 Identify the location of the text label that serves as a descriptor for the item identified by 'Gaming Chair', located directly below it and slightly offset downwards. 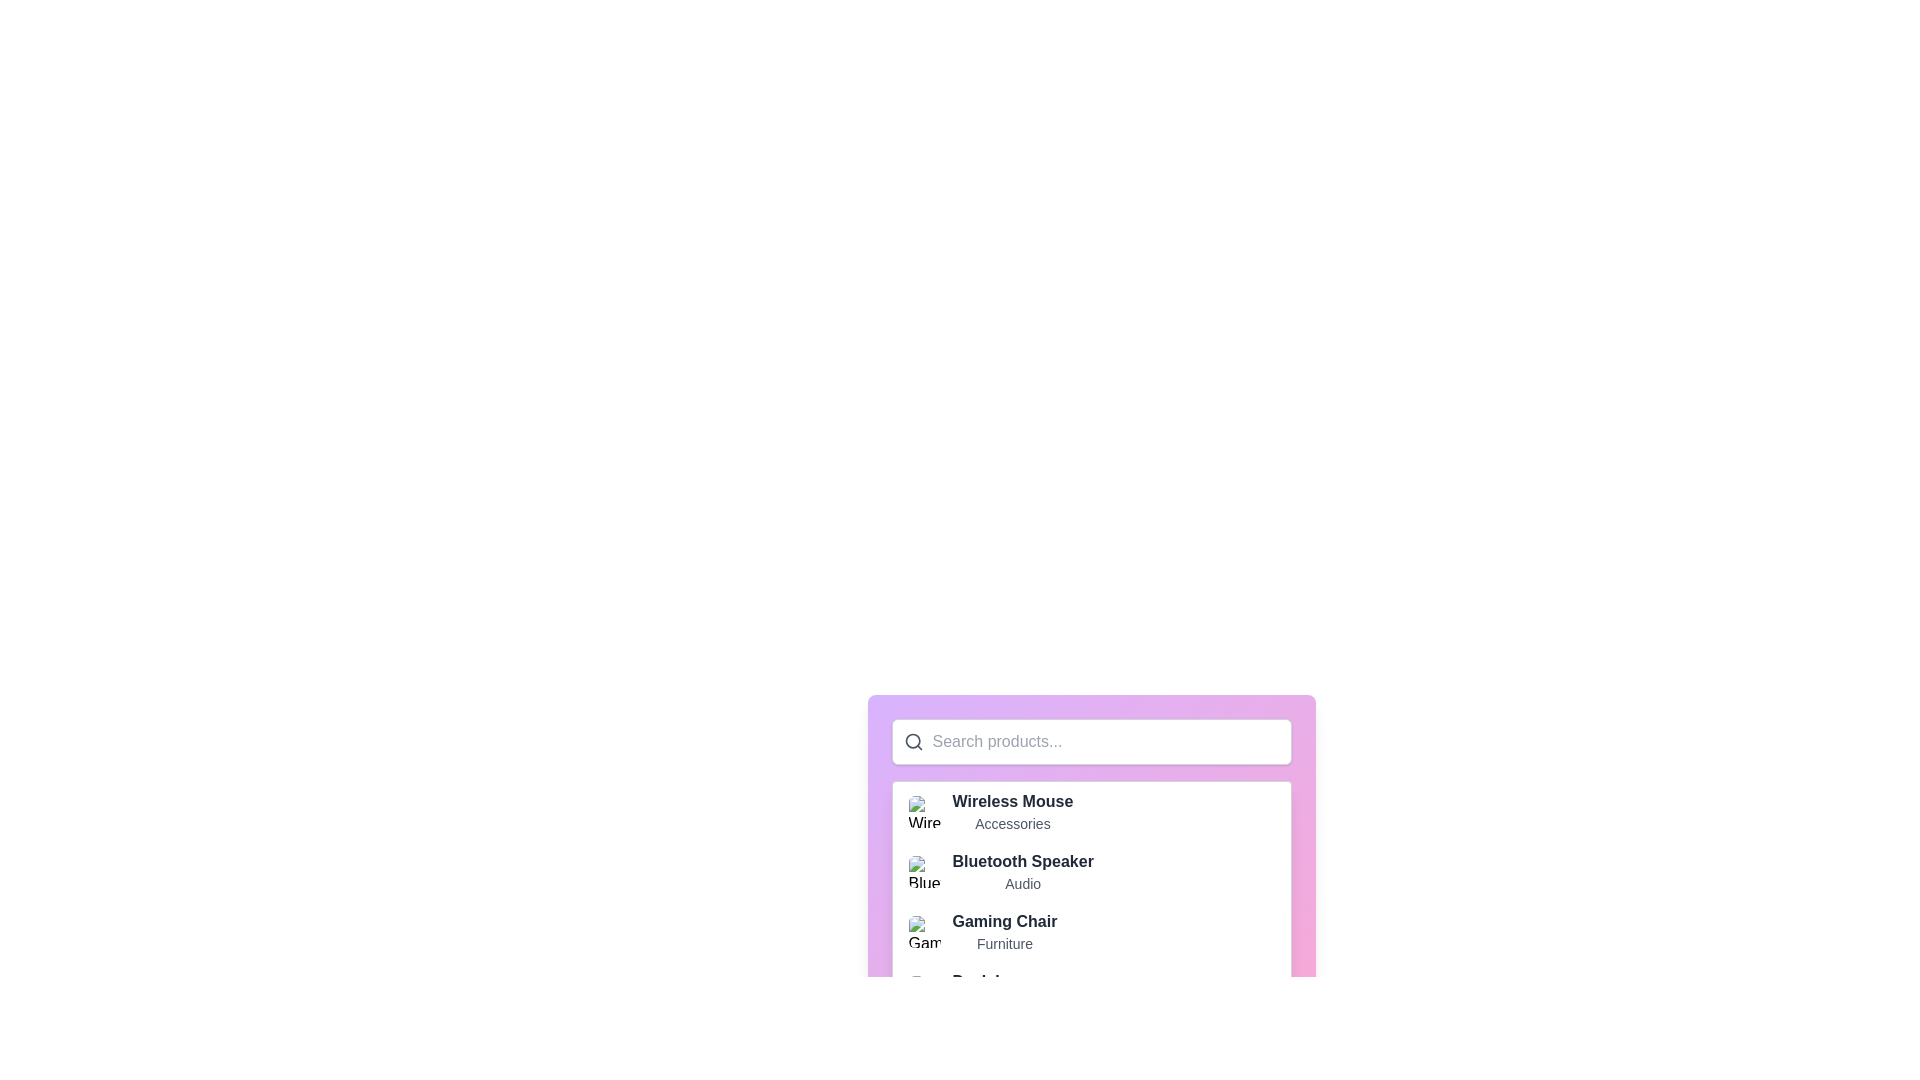
(1004, 944).